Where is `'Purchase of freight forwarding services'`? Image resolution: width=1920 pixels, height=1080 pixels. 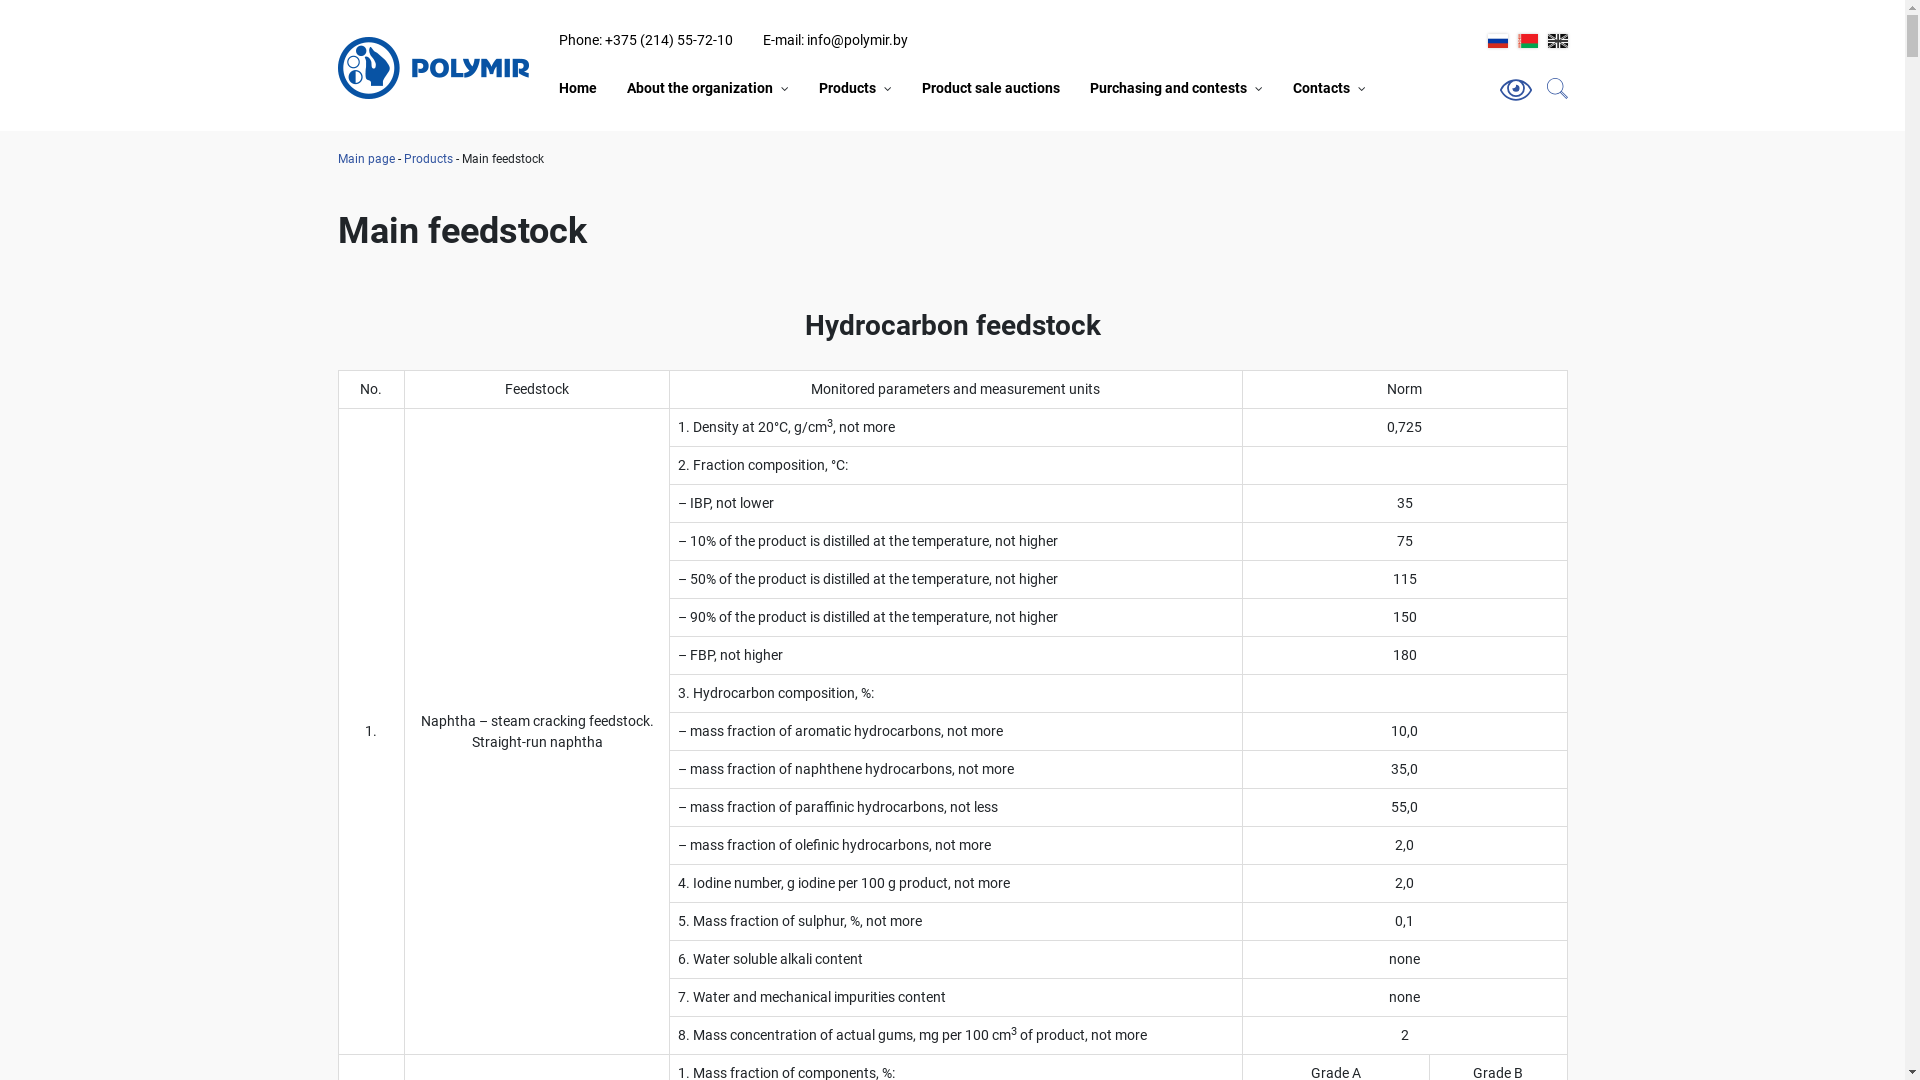
'Purchase of freight forwarding services' is located at coordinates (1214, 116).